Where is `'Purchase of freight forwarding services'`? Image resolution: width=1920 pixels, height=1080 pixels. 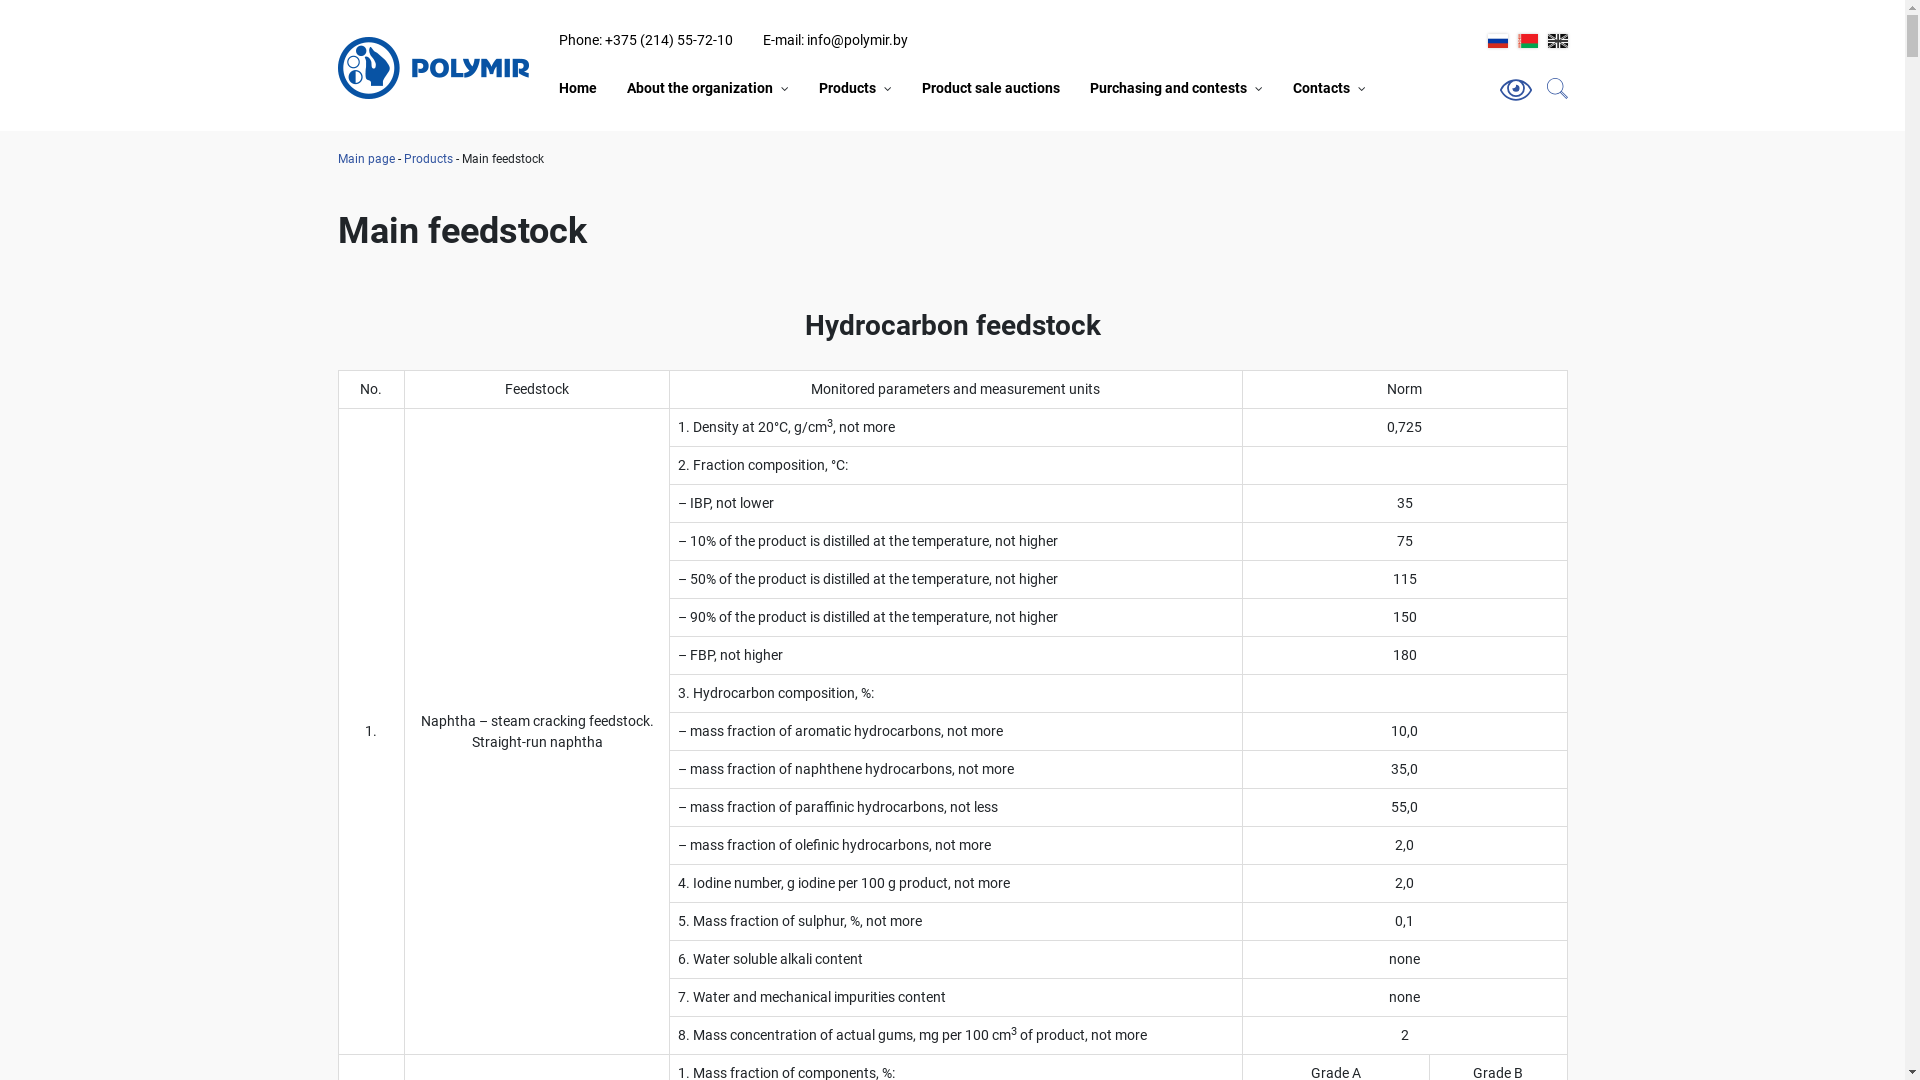
'Purchase of freight forwarding services' is located at coordinates (1214, 116).